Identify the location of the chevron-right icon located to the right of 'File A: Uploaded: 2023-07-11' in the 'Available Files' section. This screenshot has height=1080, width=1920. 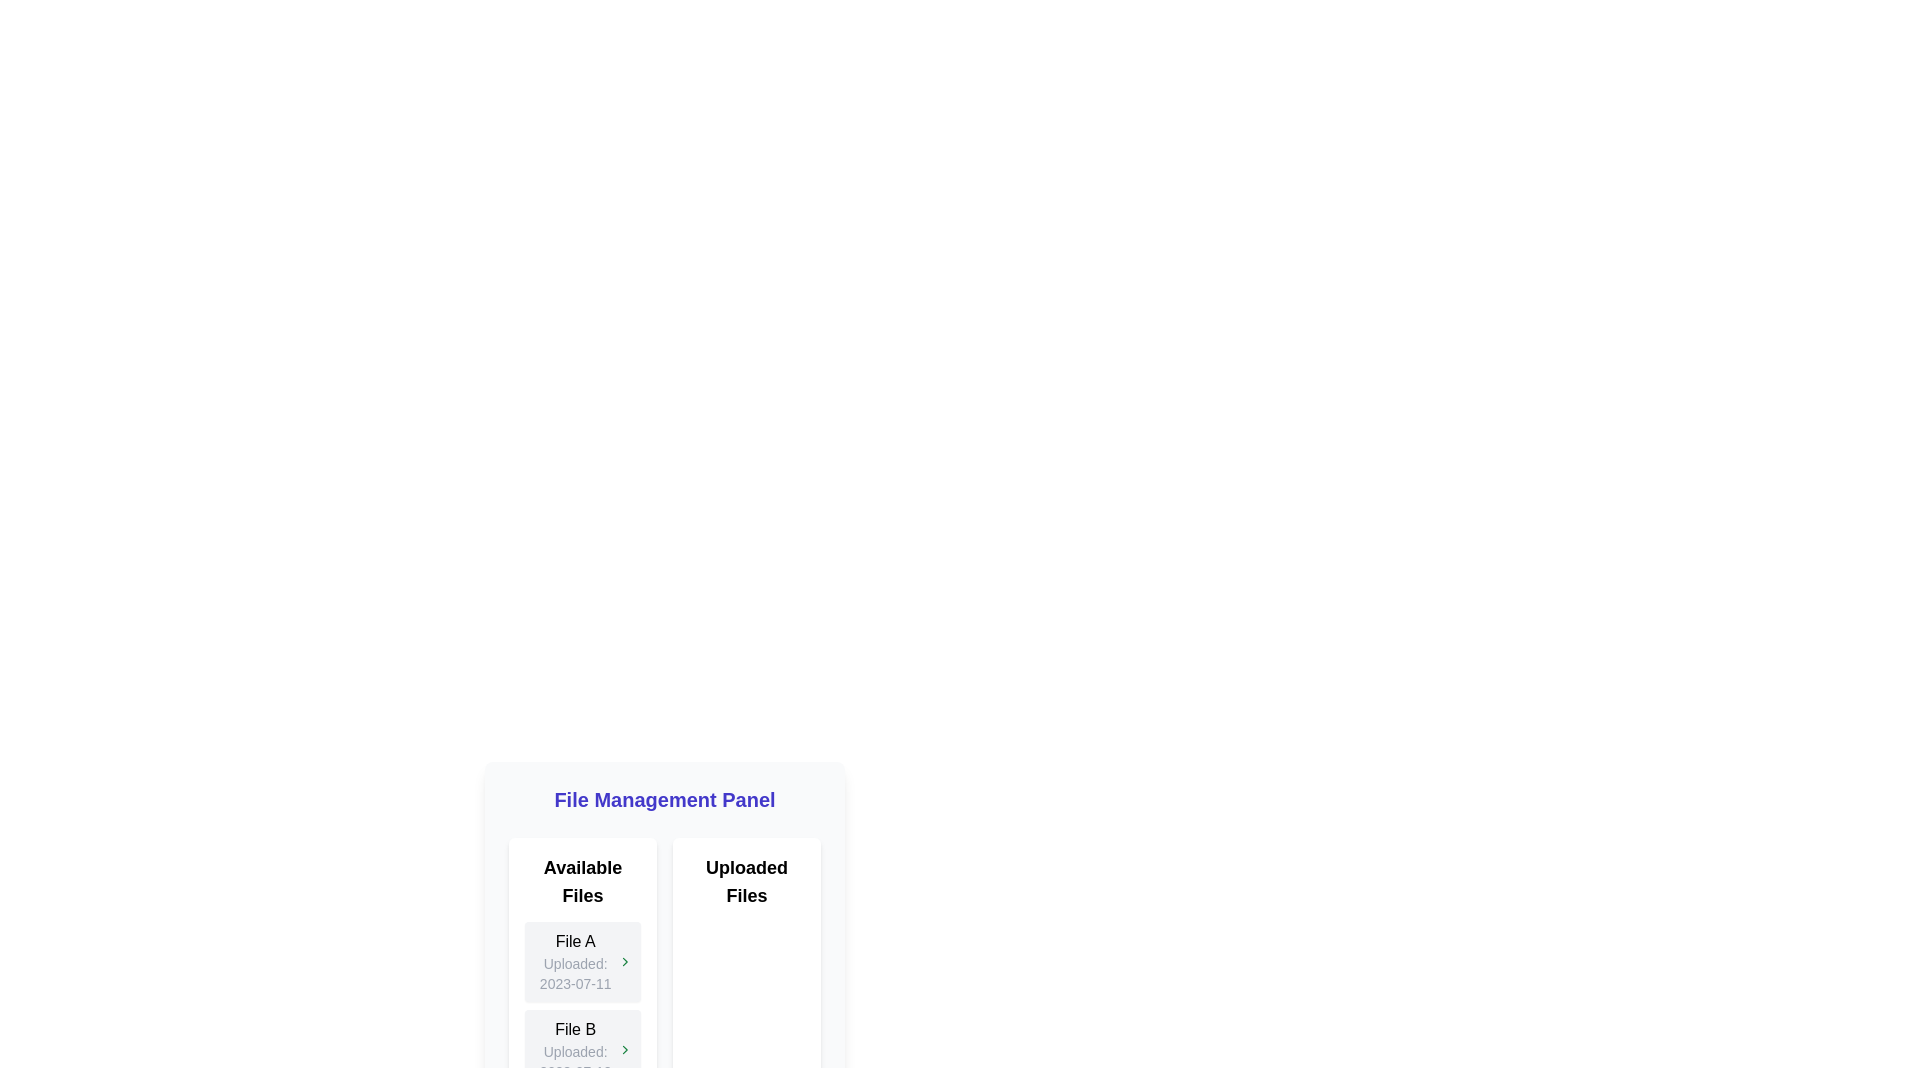
(624, 960).